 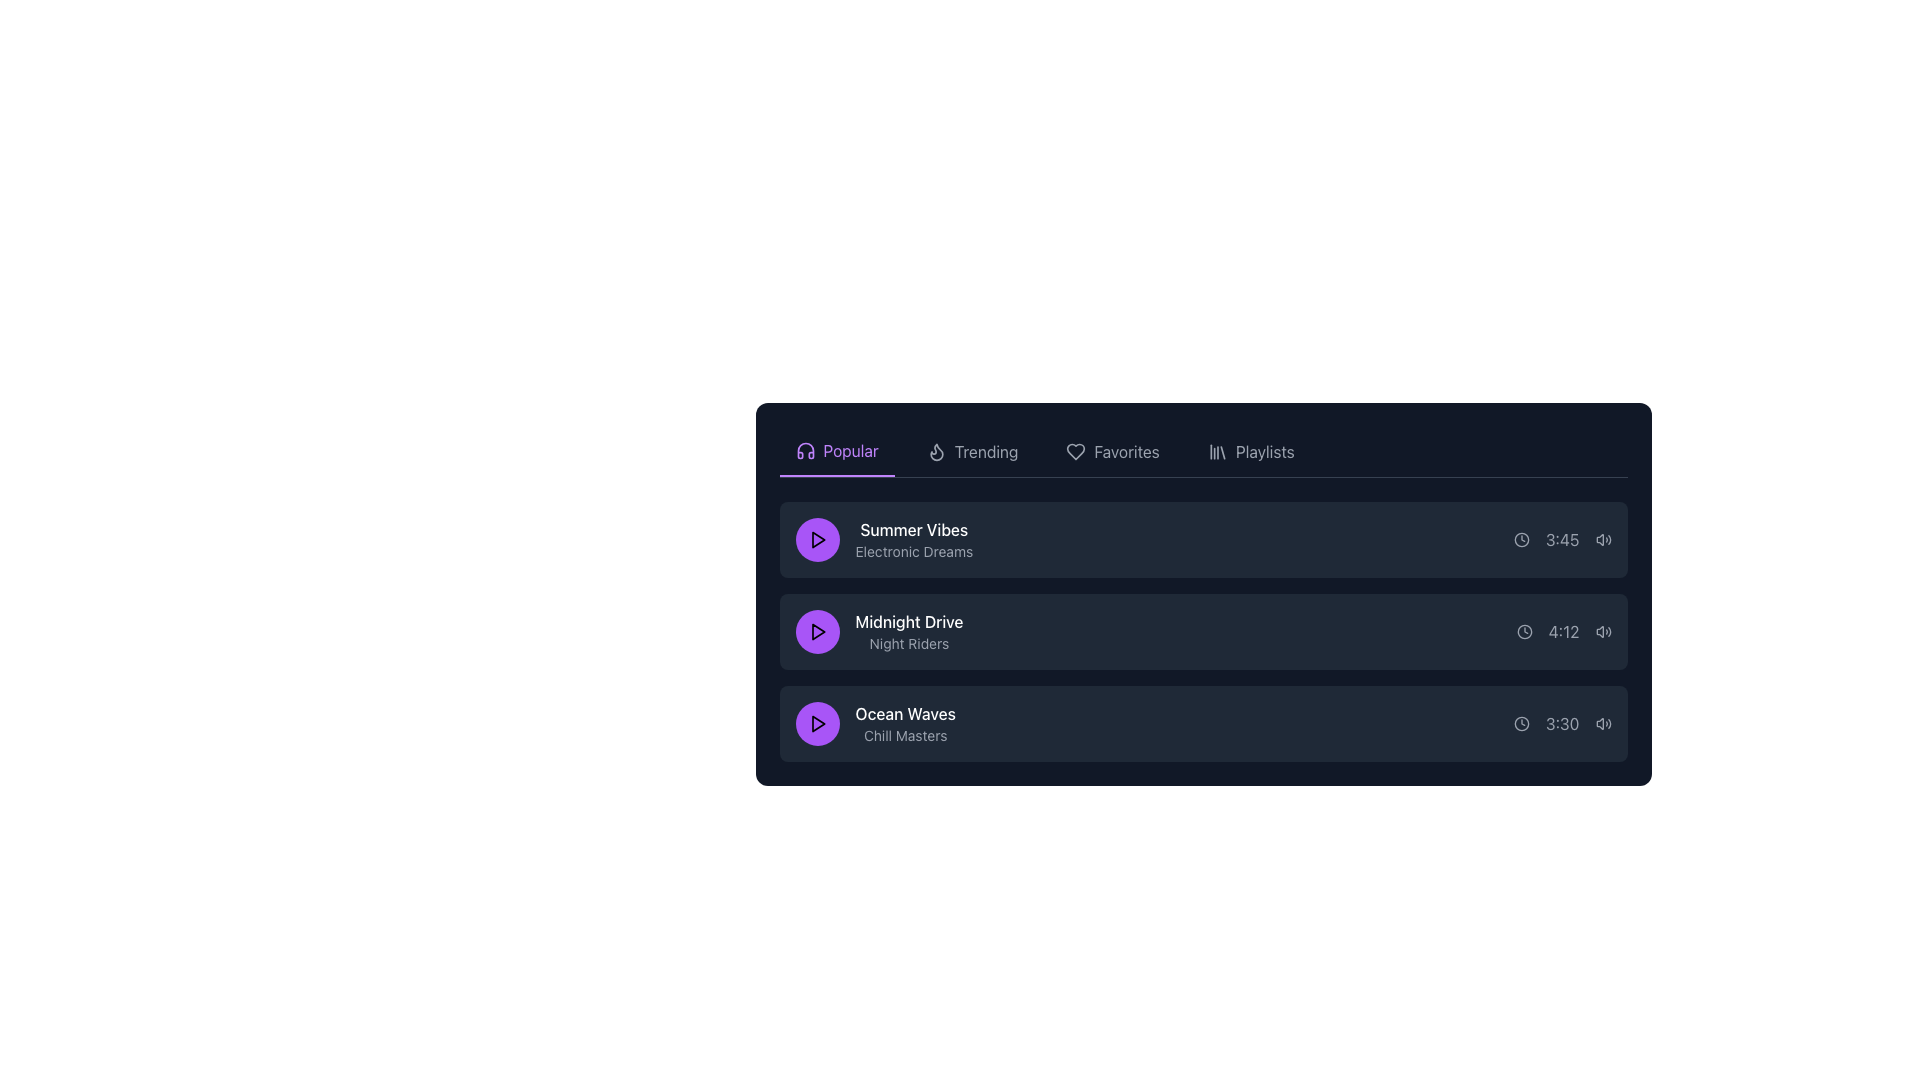 What do you see at coordinates (805, 451) in the screenshot?
I see `the headphone icon styled with a modern, minimalistic line design in purple, located to the left of the 'Popular' text in the 'Popular' tab header section` at bounding box center [805, 451].